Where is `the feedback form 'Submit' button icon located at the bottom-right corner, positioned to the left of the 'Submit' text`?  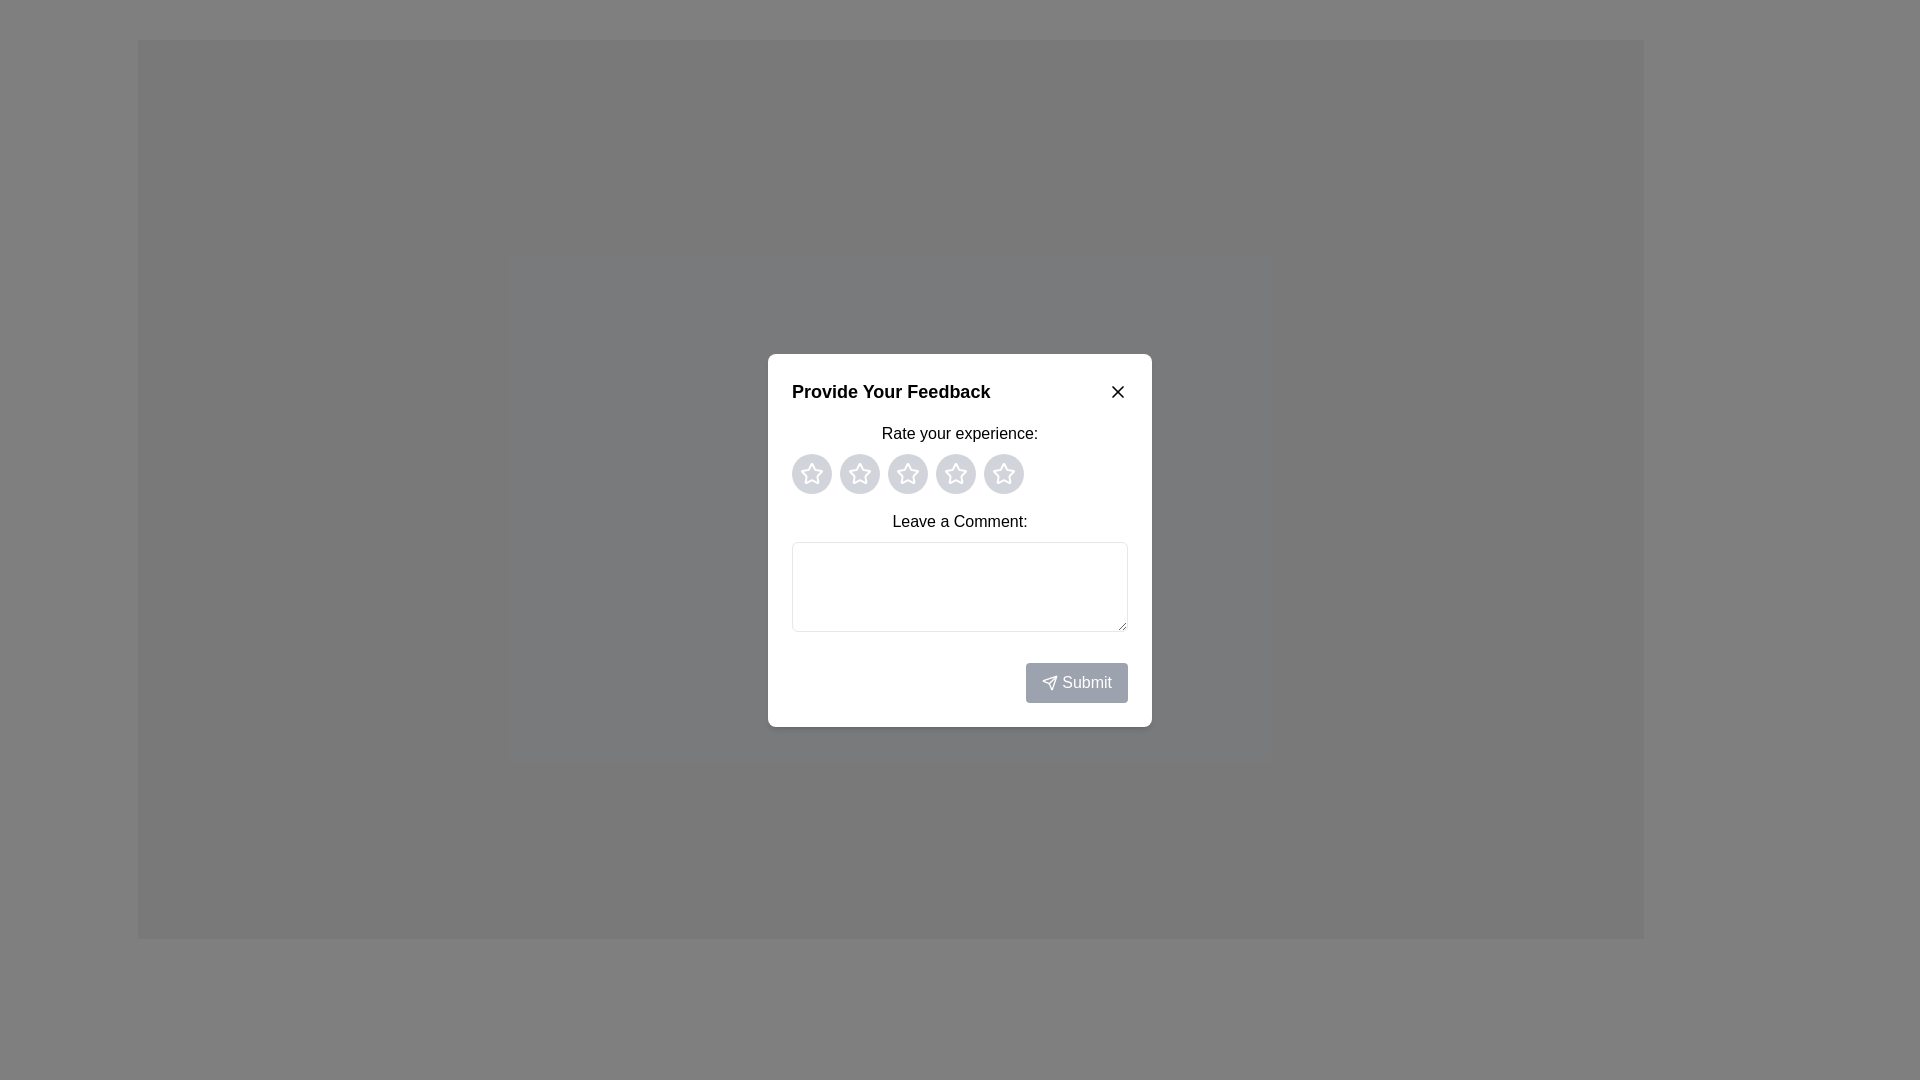 the feedback form 'Submit' button icon located at the bottom-right corner, positioned to the left of the 'Submit' text is located at coordinates (1049, 682).